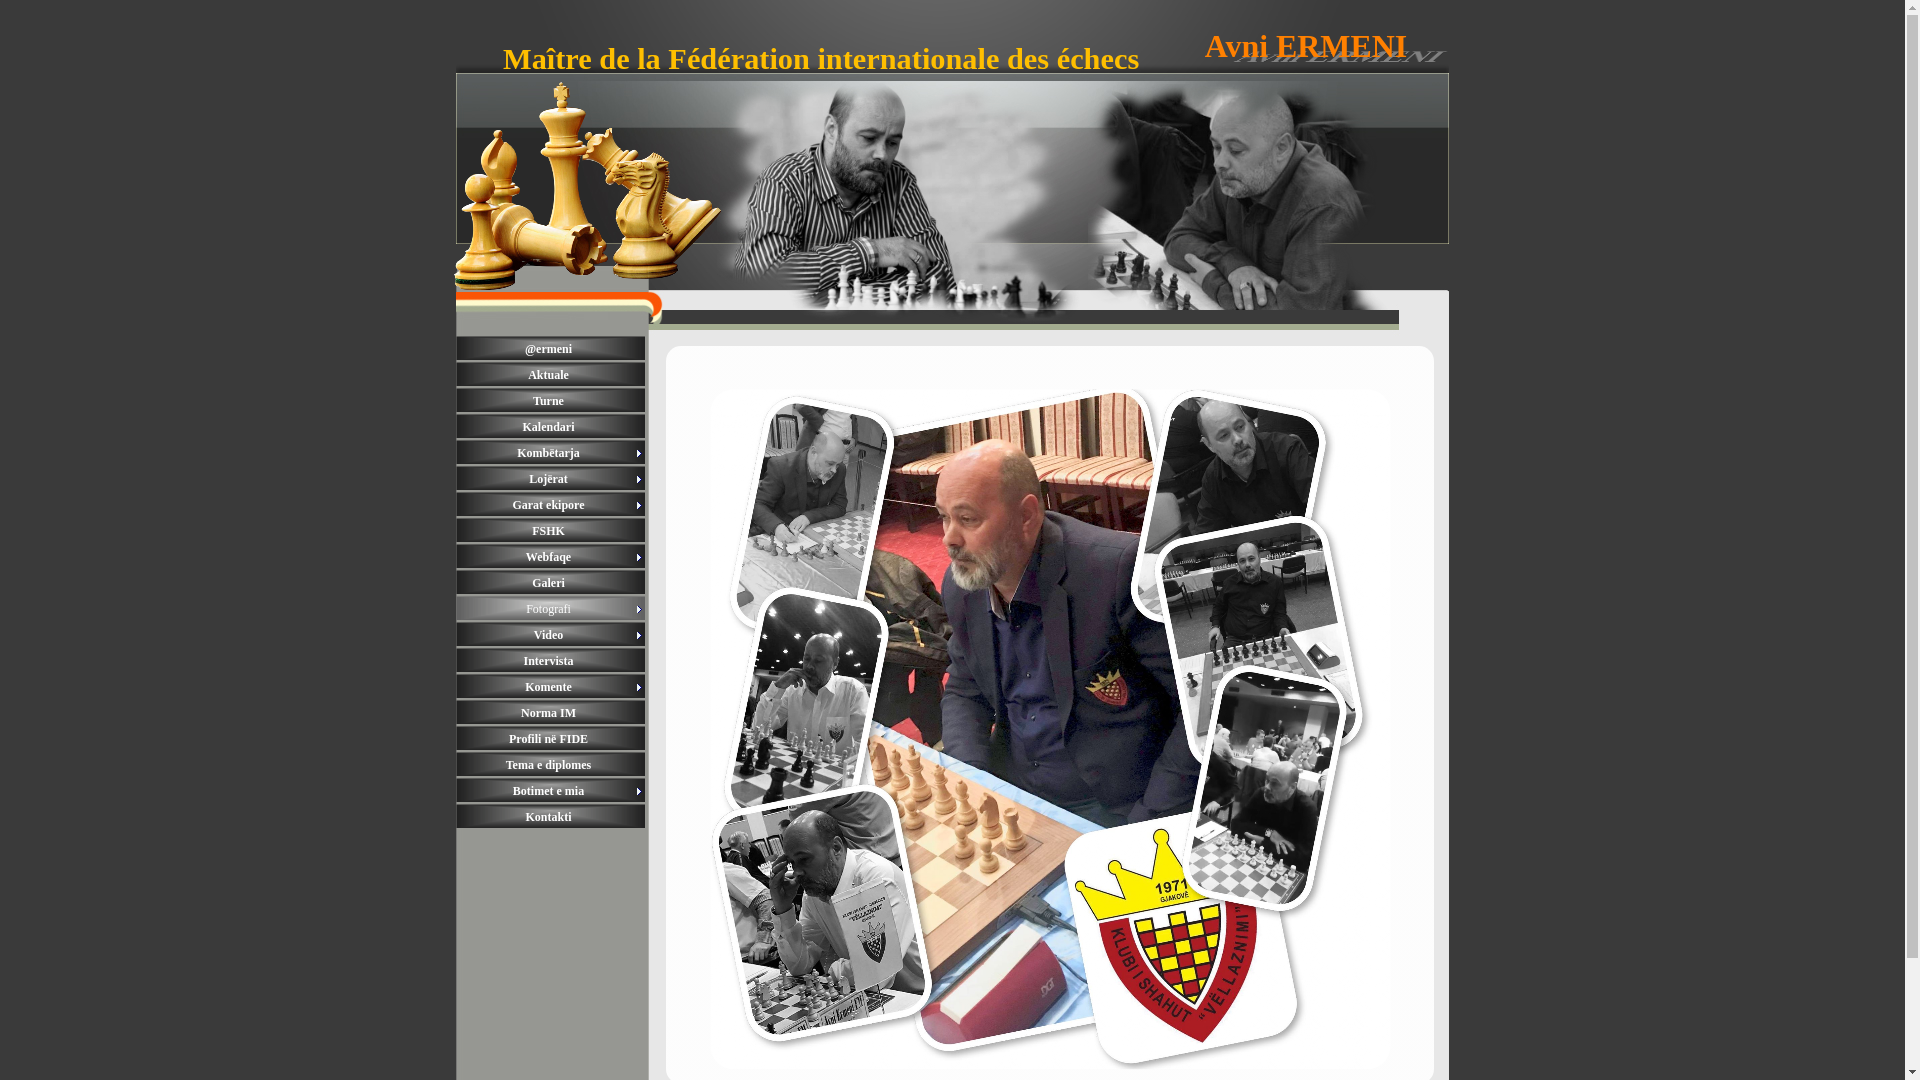 The height and width of the screenshot is (1080, 1920). I want to click on 'Tema e diplomes', so click(551, 764).